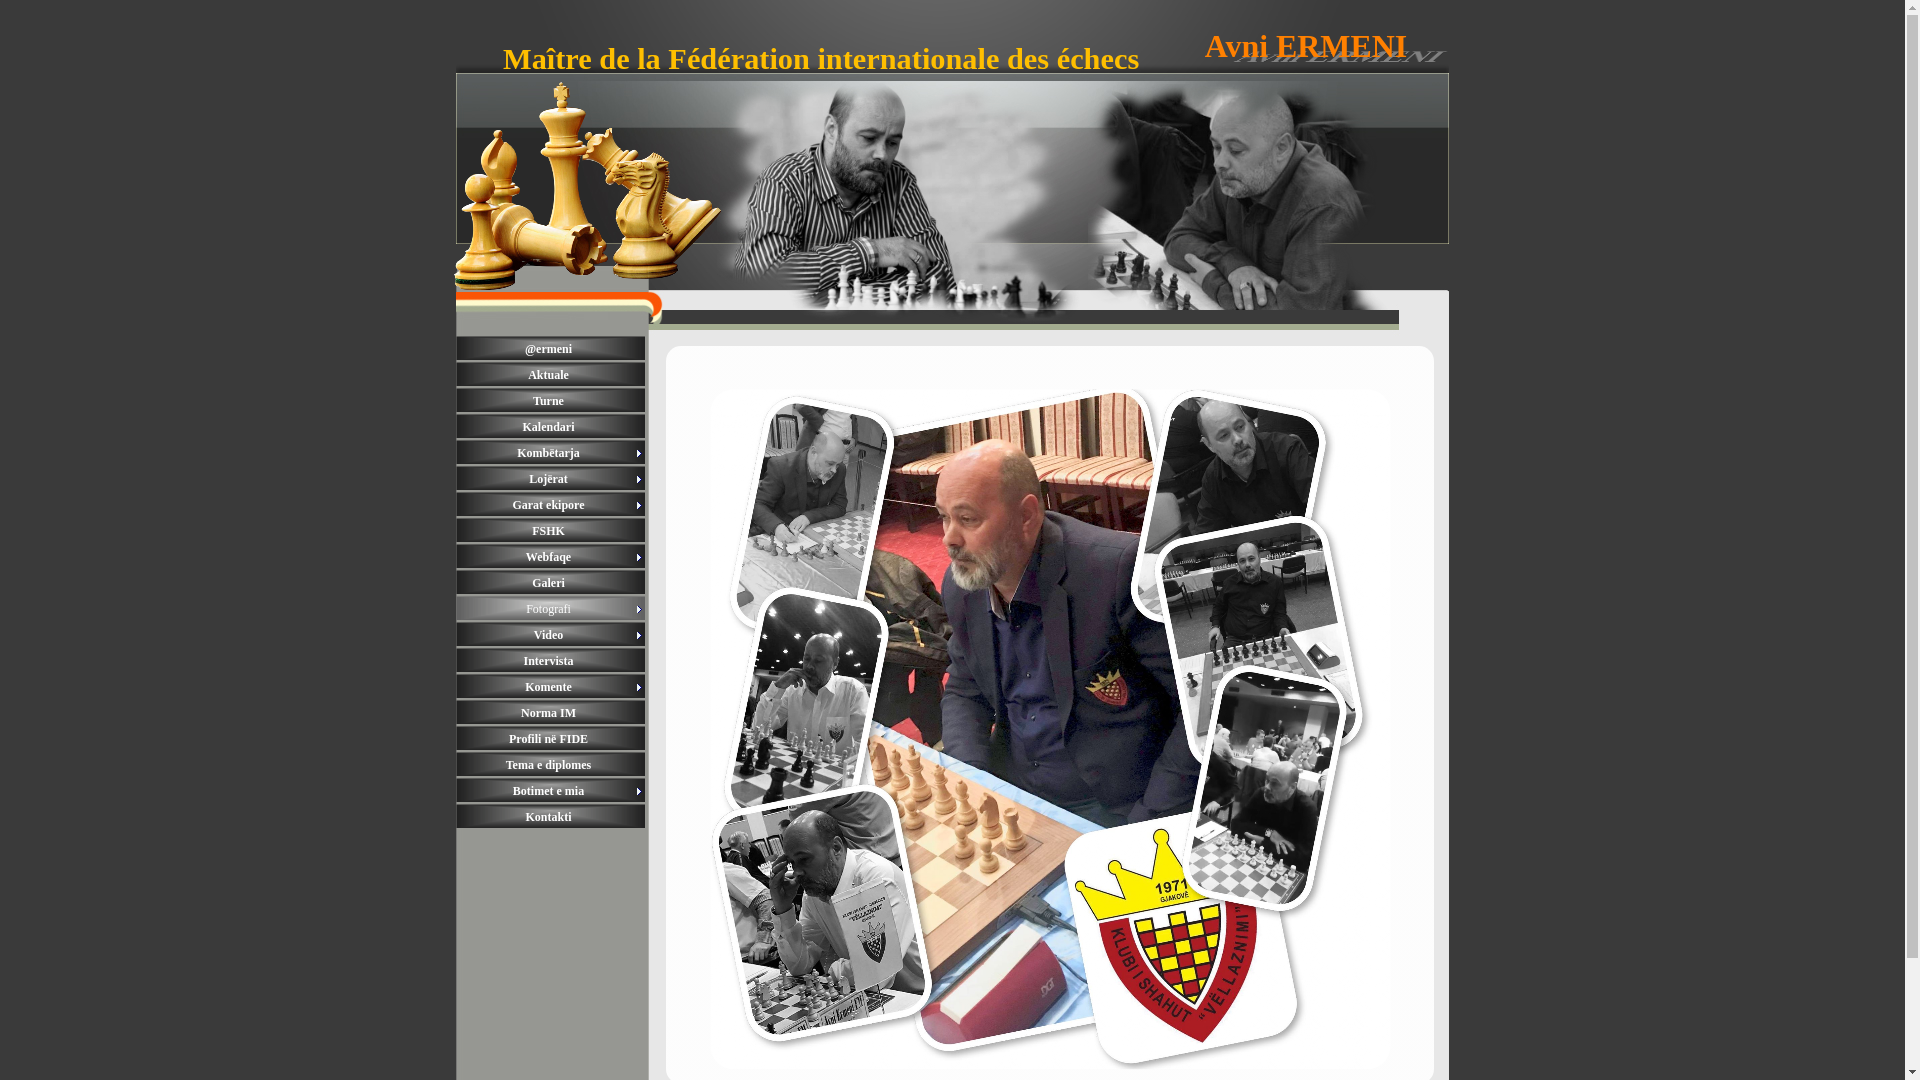 The height and width of the screenshot is (1080, 1920). I want to click on 'Tema e diplomes', so click(551, 764).